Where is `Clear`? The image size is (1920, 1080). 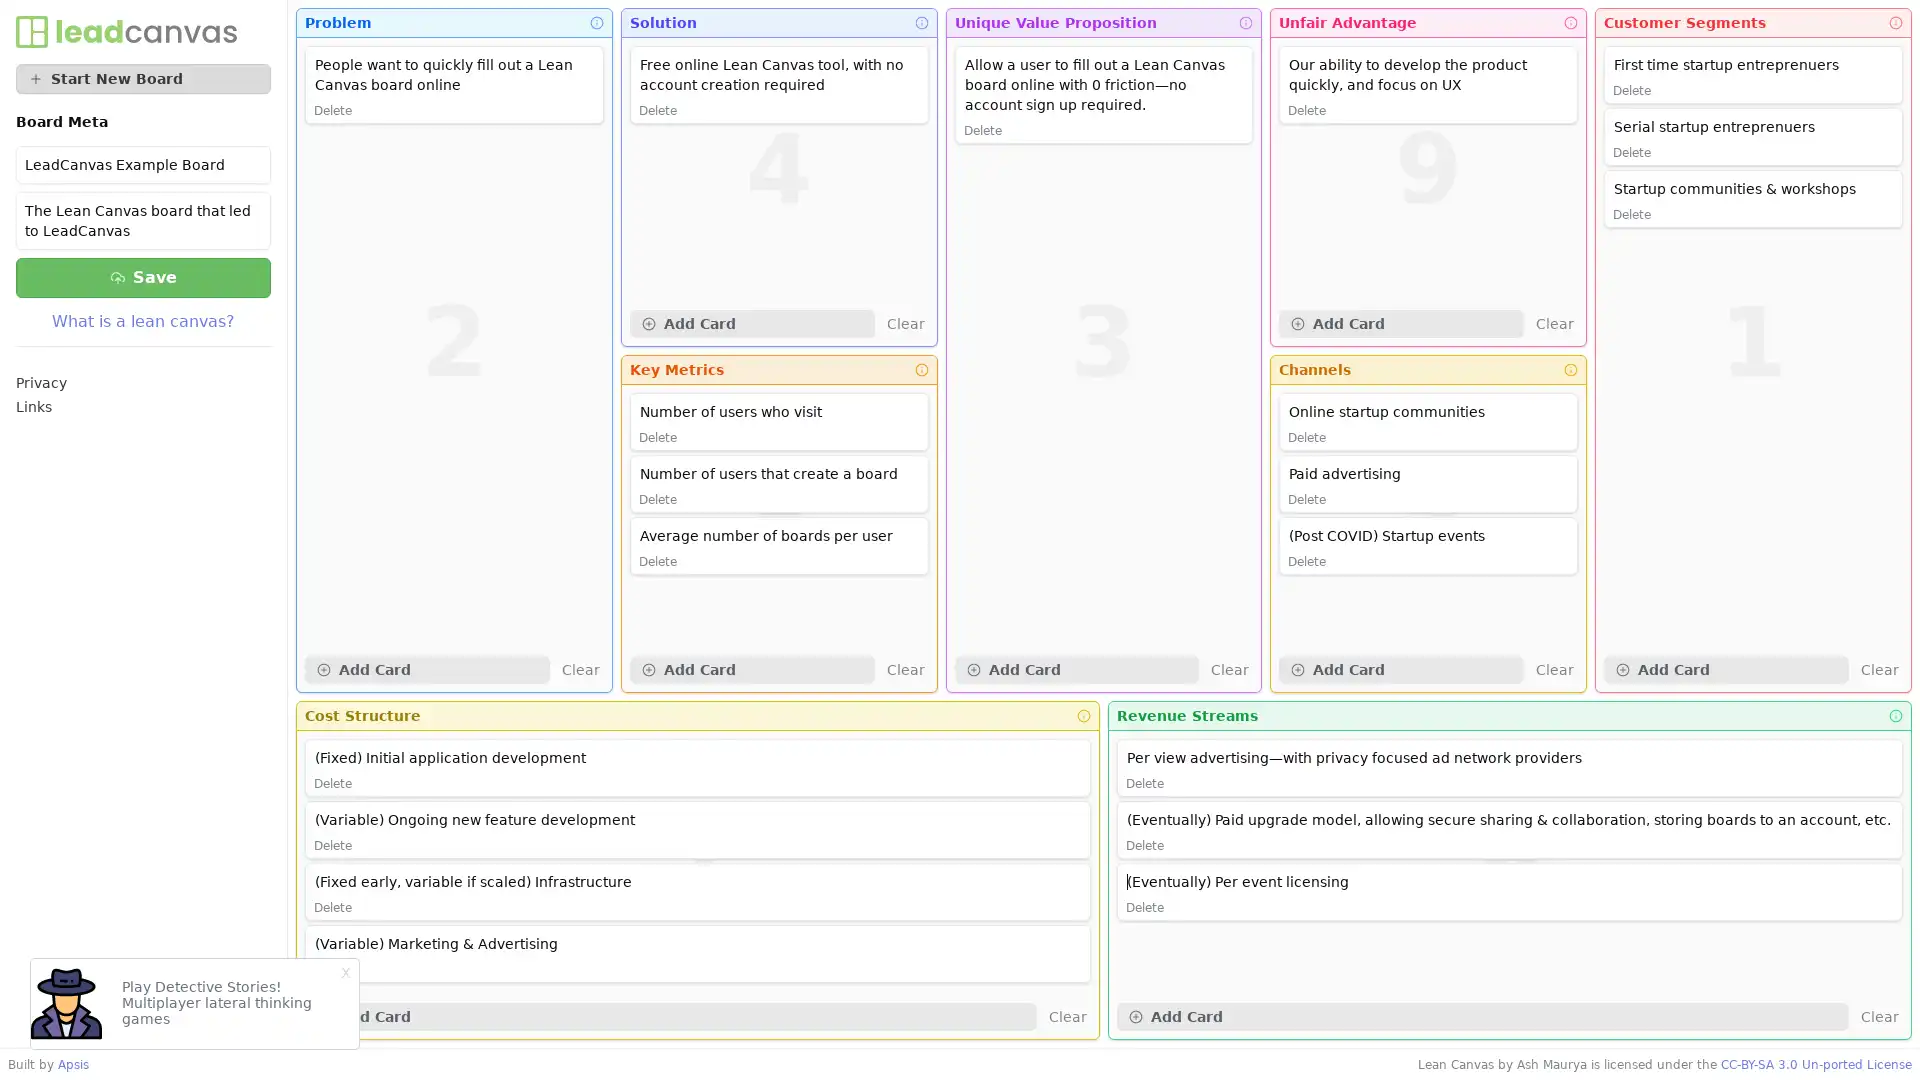 Clear is located at coordinates (904, 322).